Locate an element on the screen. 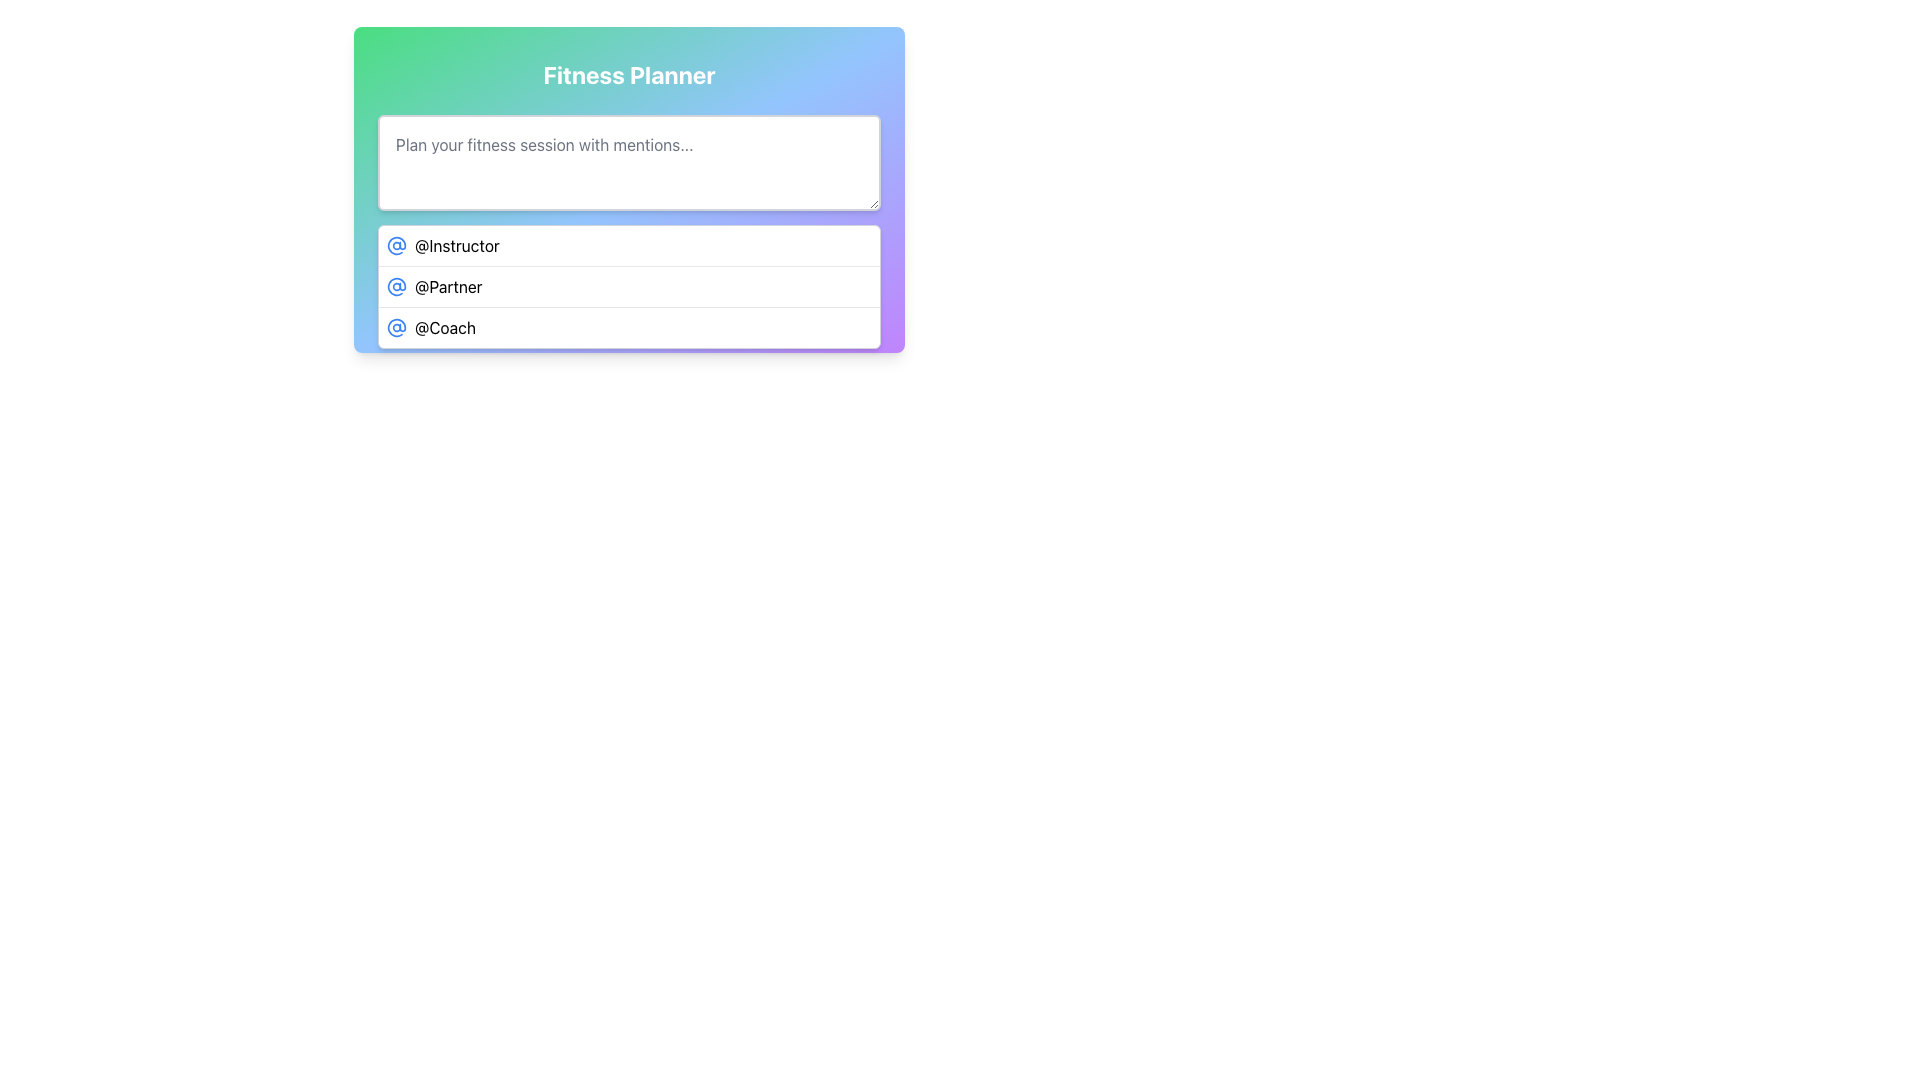 The width and height of the screenshot is (1920, 1080). the 'Clear' button, which has a red background, white text, and a smiling face icon on its left, to observe the hover effect is located at coordinates (426, 260).